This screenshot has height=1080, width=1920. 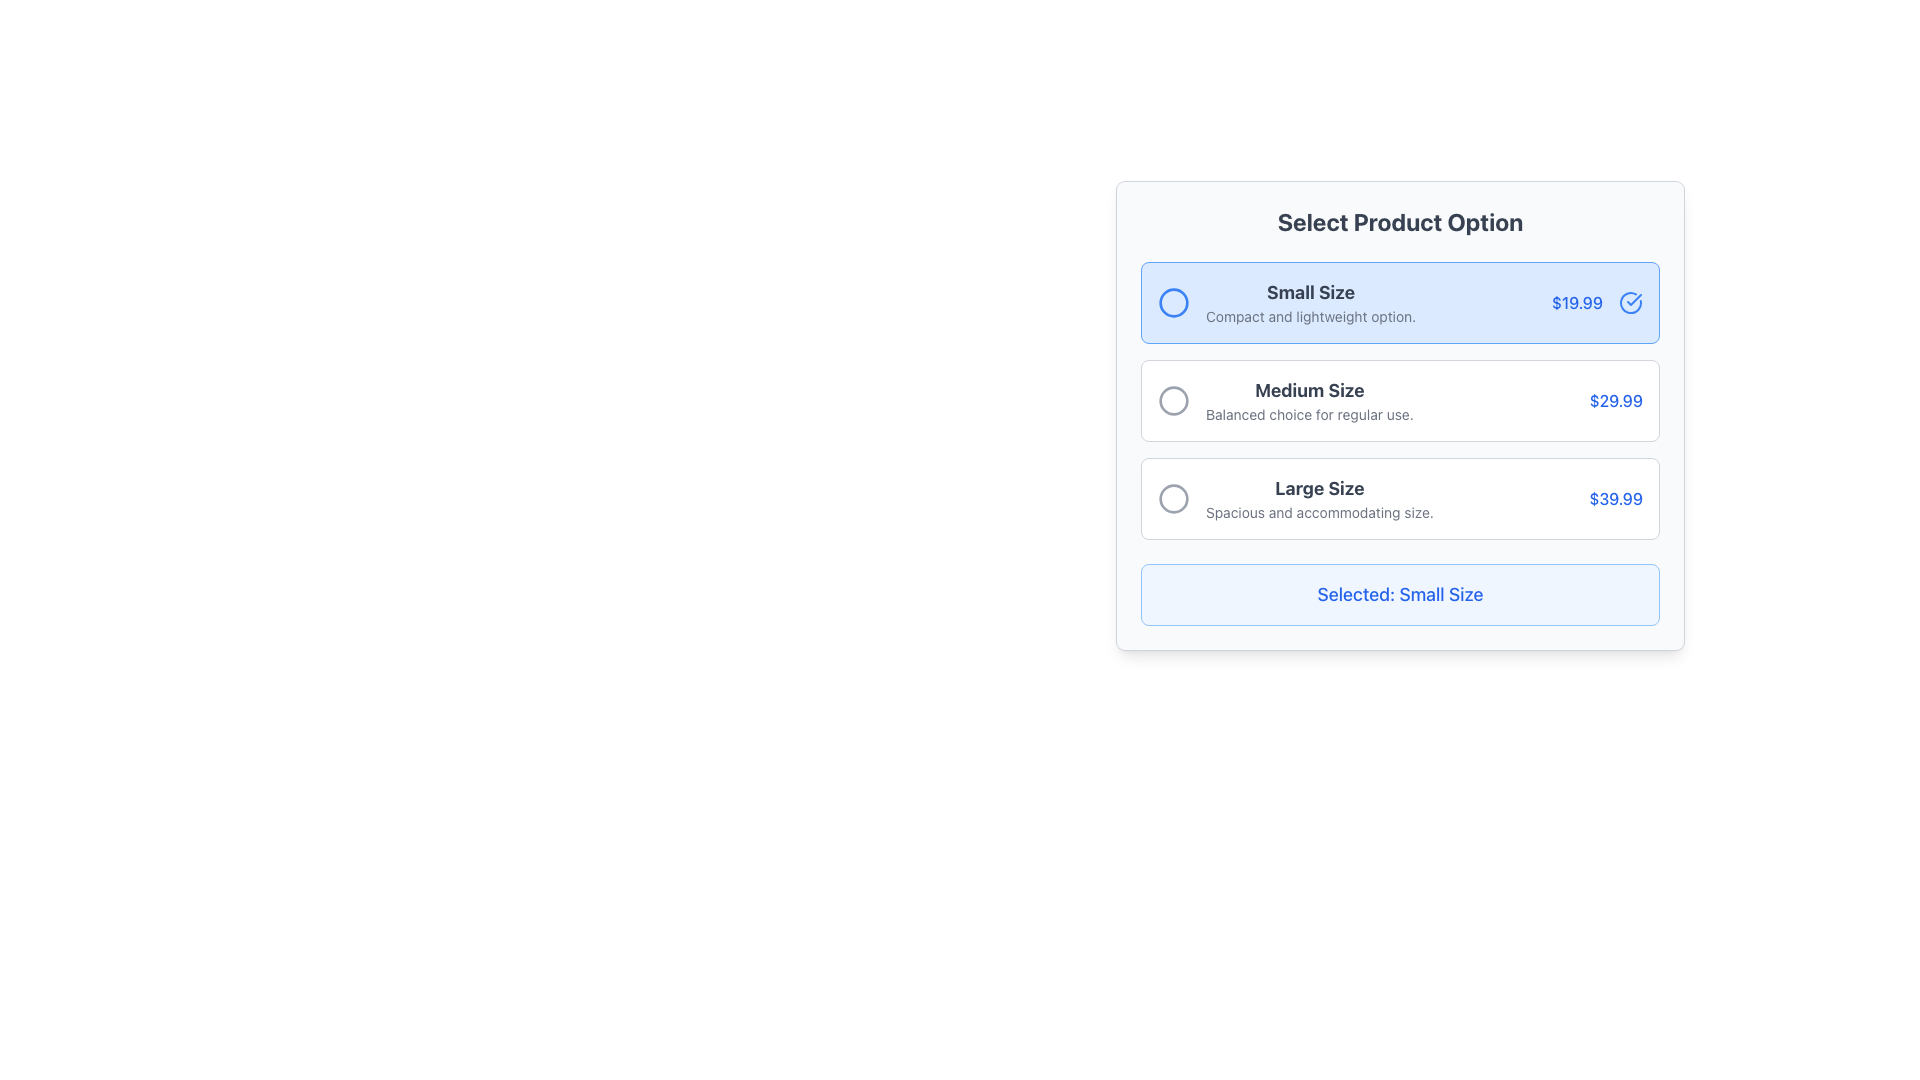 I want to click on the circular icon with a blue outline above the text 'Small Size', so click(x=1174, y=303).